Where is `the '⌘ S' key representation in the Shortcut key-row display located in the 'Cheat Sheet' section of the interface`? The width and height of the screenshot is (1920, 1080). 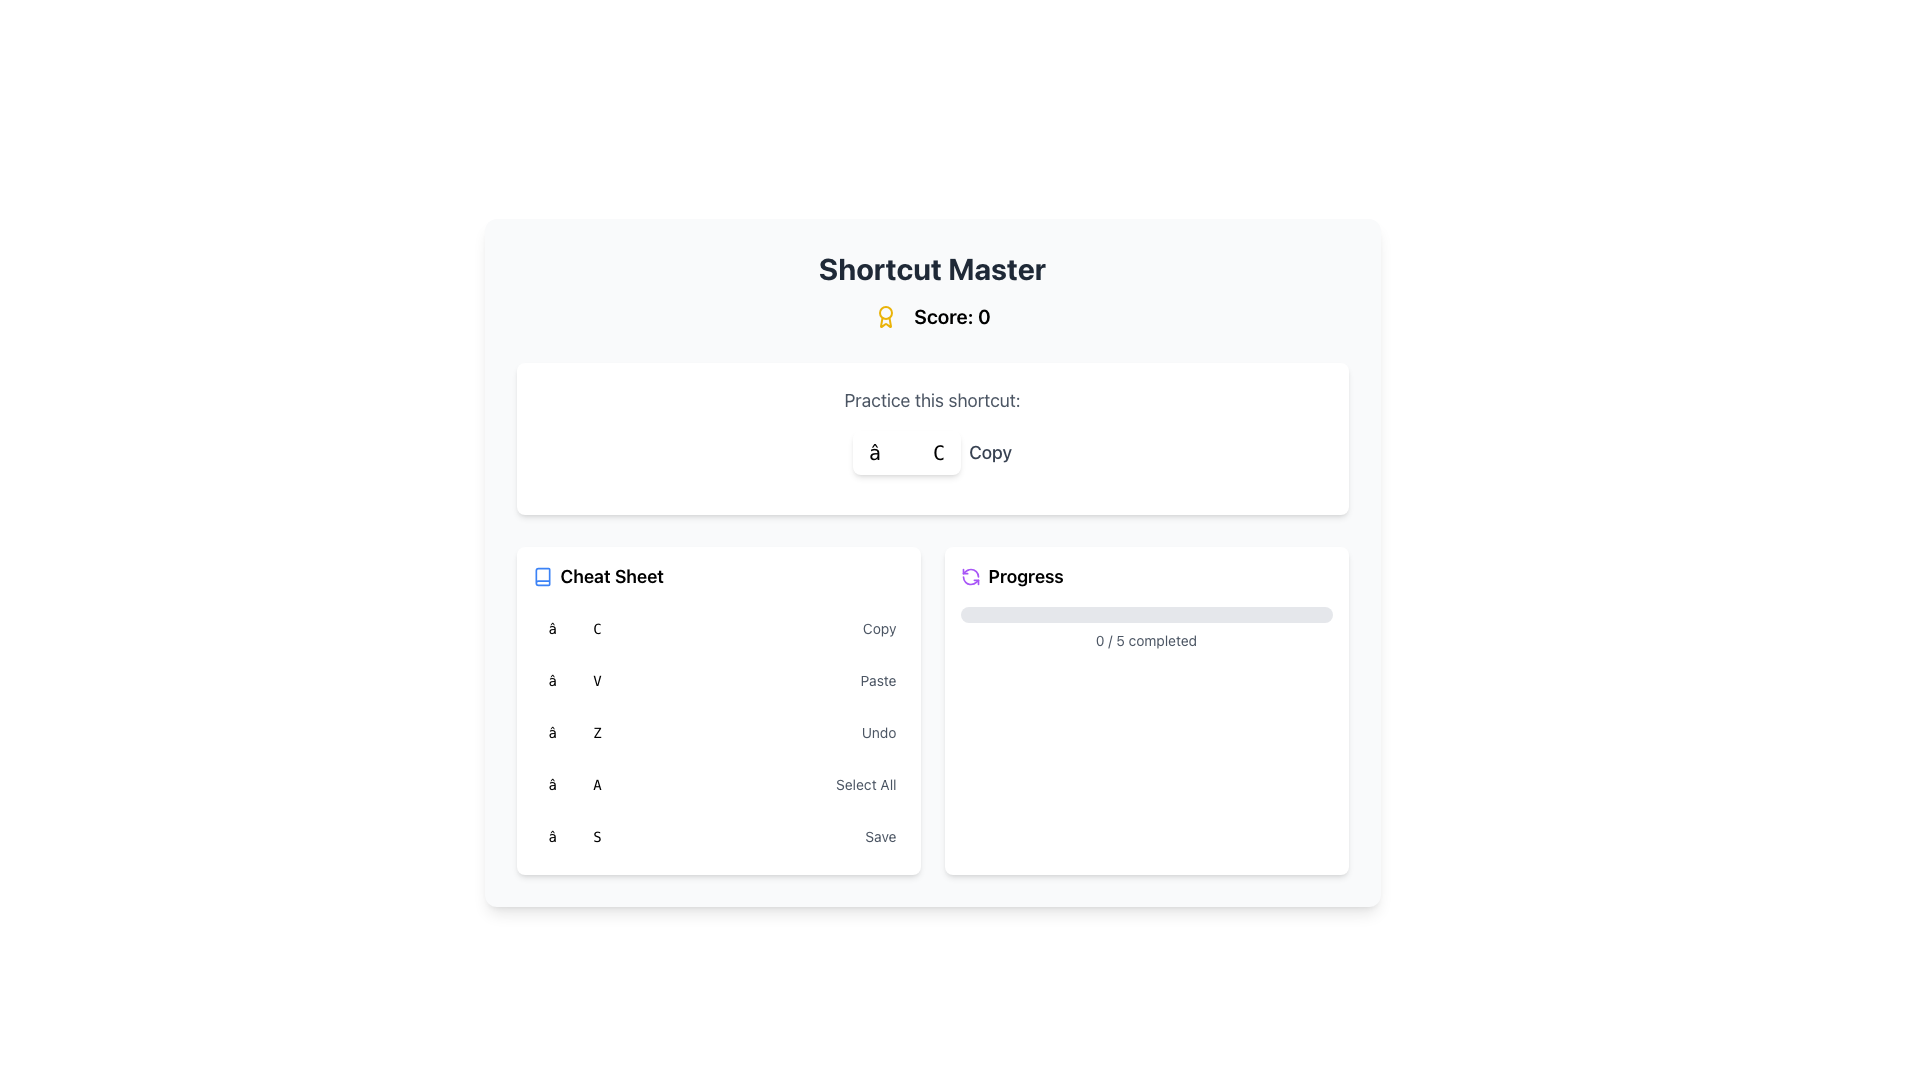
the '⌘ S' key representation in the Shortcut key-row display located in the 'Cheat Sheet' section of the interface is located at coordinates (718, 837).